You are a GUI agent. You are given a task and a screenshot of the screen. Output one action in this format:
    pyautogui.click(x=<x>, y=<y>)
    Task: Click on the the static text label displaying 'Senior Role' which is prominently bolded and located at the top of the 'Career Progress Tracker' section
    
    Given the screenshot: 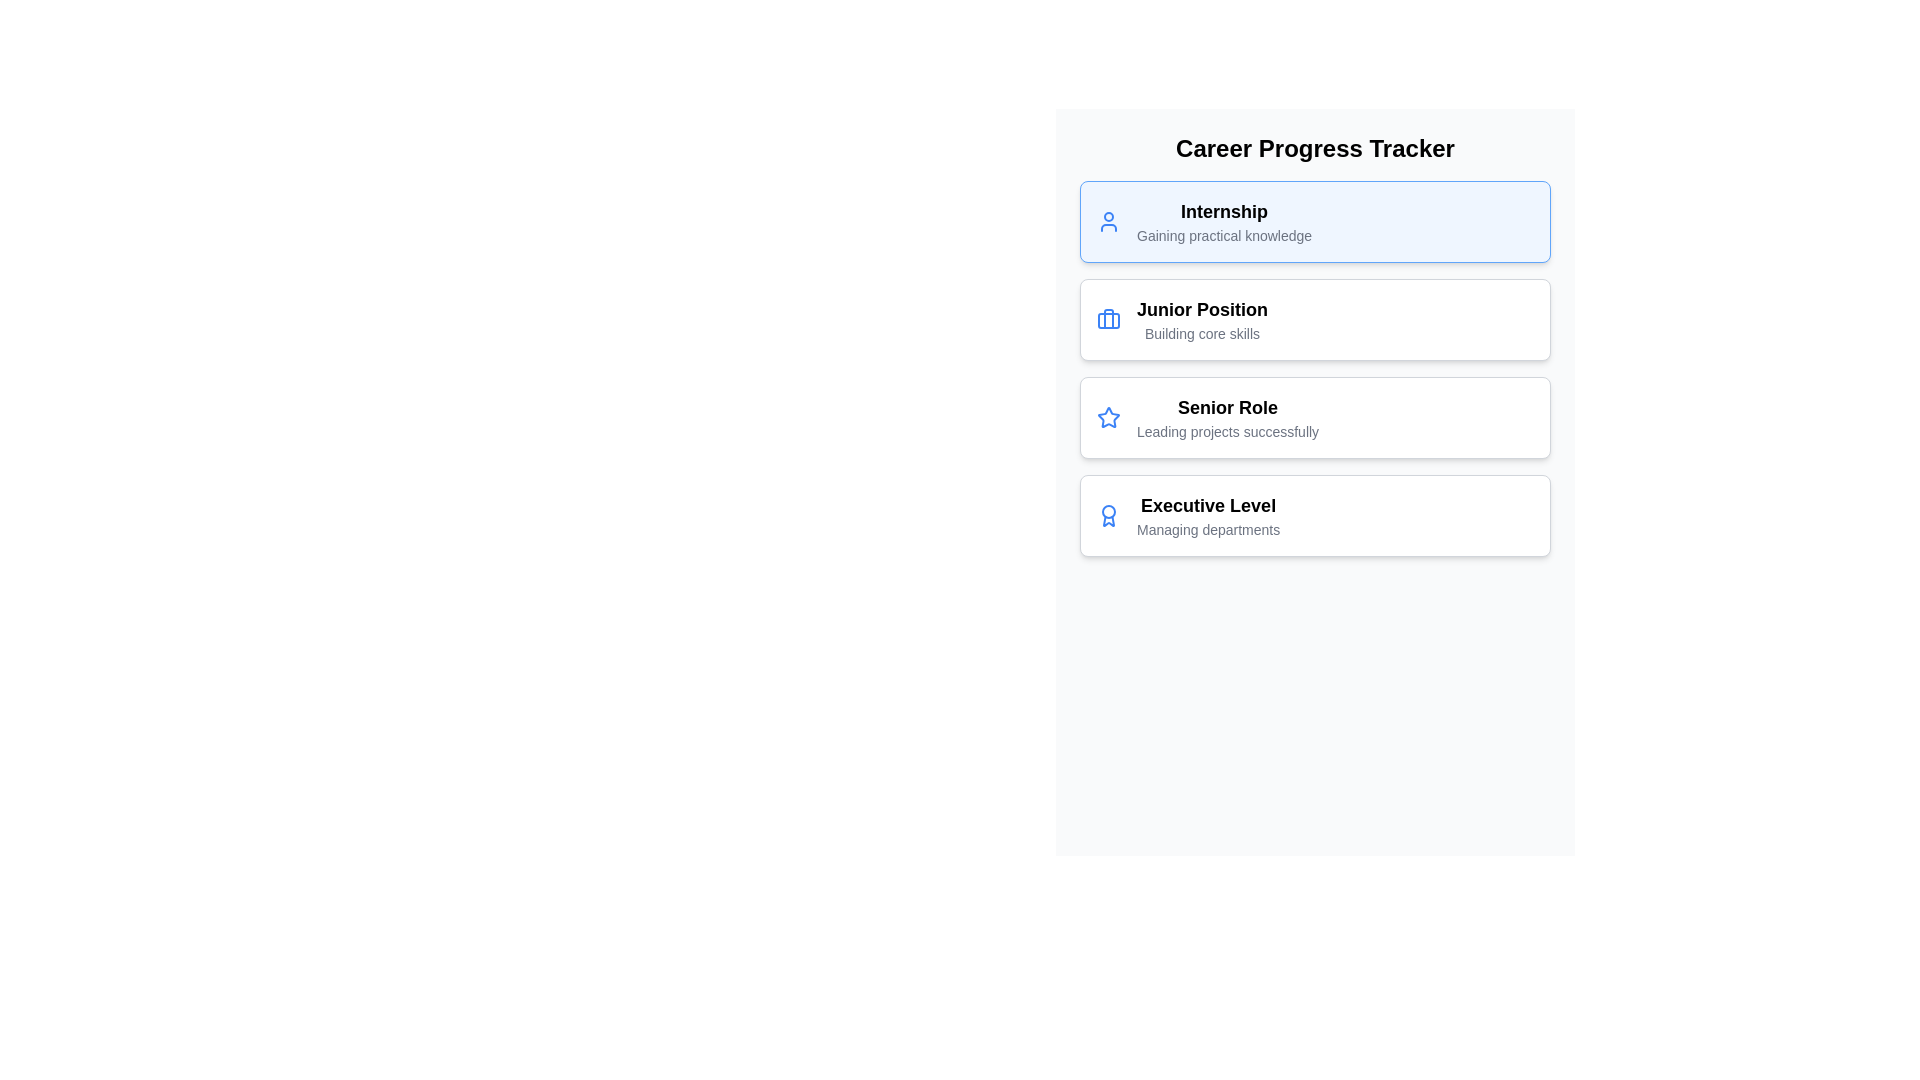 What is the action you would take?
    pyautogui.click(x=1227, y=407)
    